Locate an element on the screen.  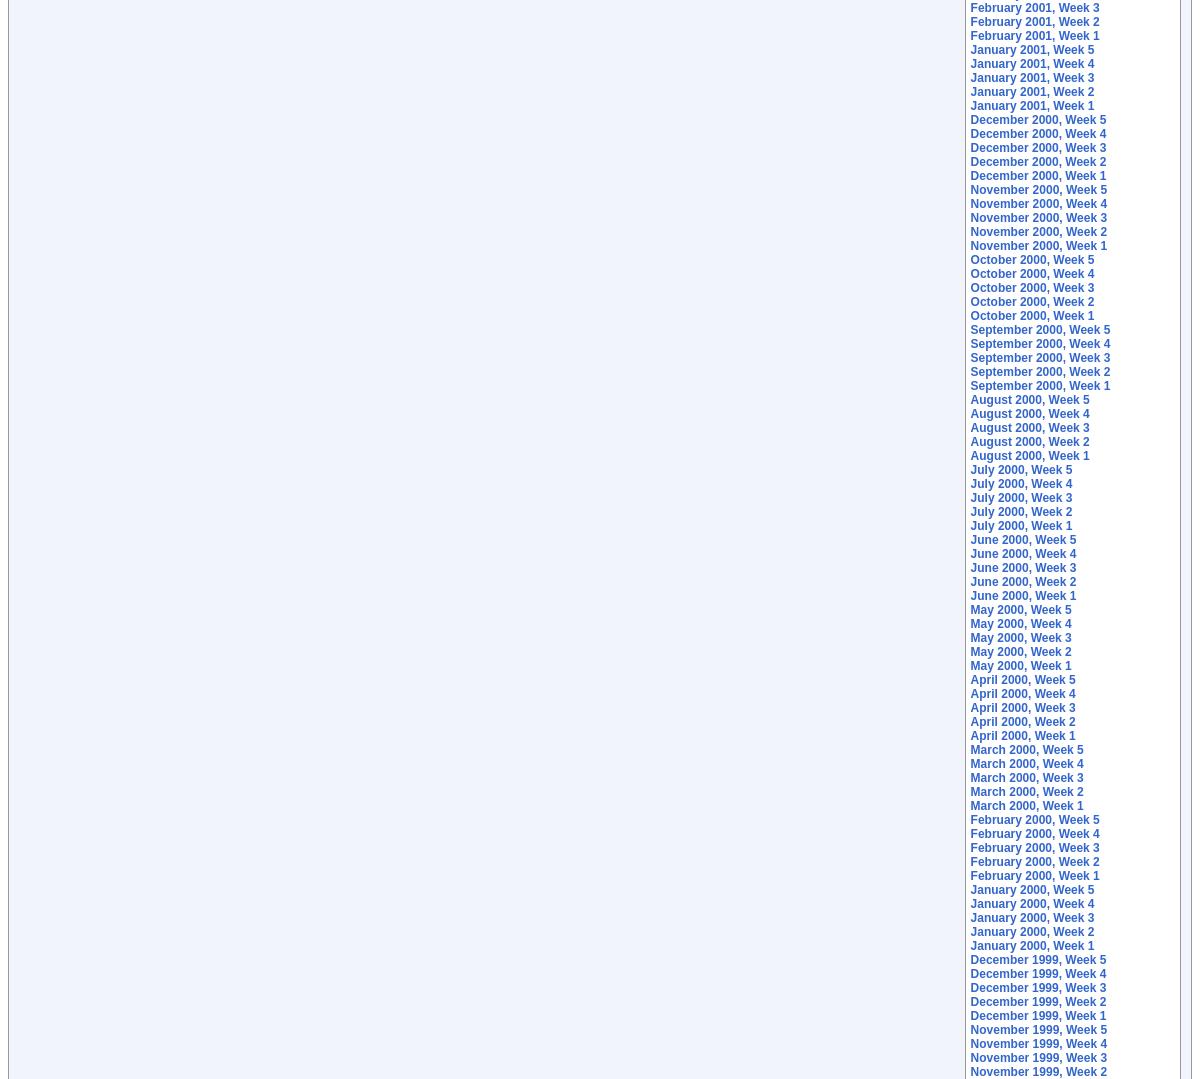
'February 2000, Week 5' is located at coordinates (969, 819).